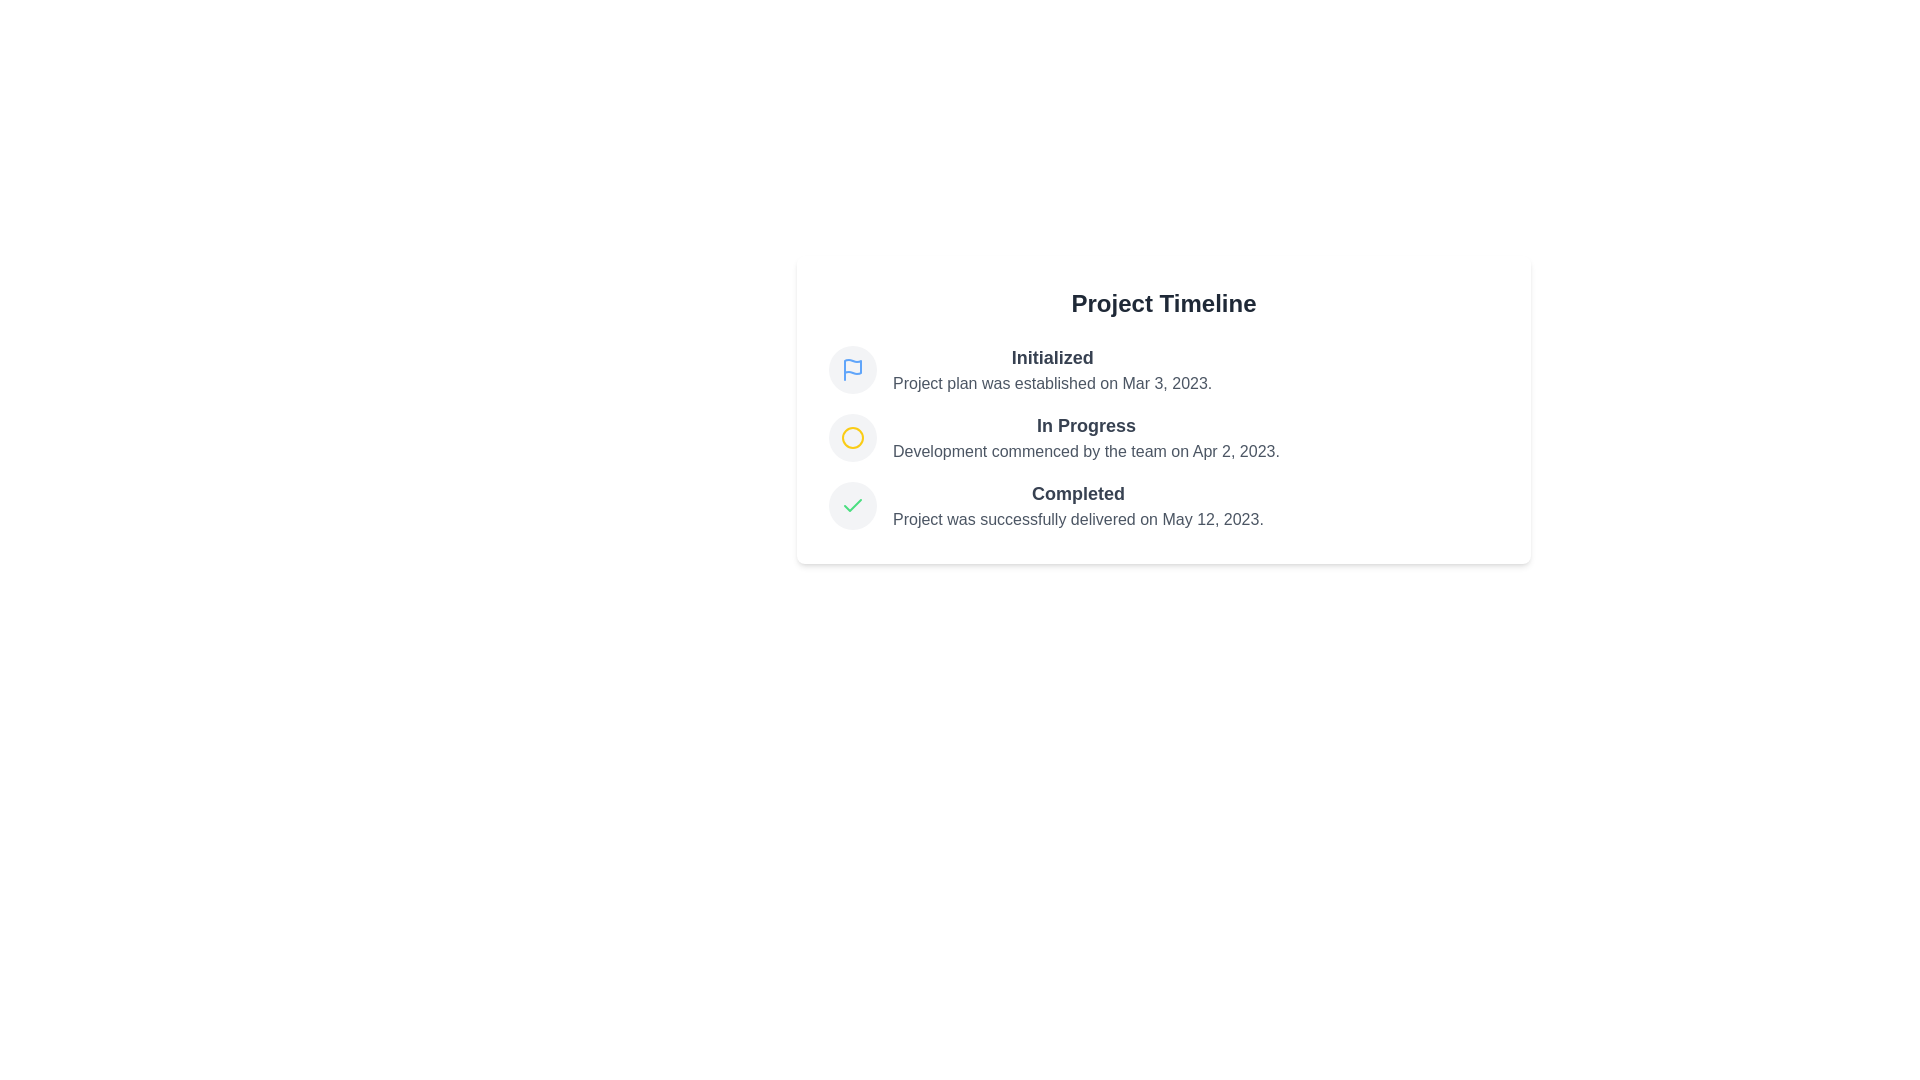 Image resolution: width=1920 pixels, height=1080 pixels. Describe the element at coordinates (853, 437) in the screenshot. I see `the circular icon with a gray background and yellow outline, which is located in the 'Project Timeline' section and is associated with the text 'In Progress', to observe its tooltip` at that location.